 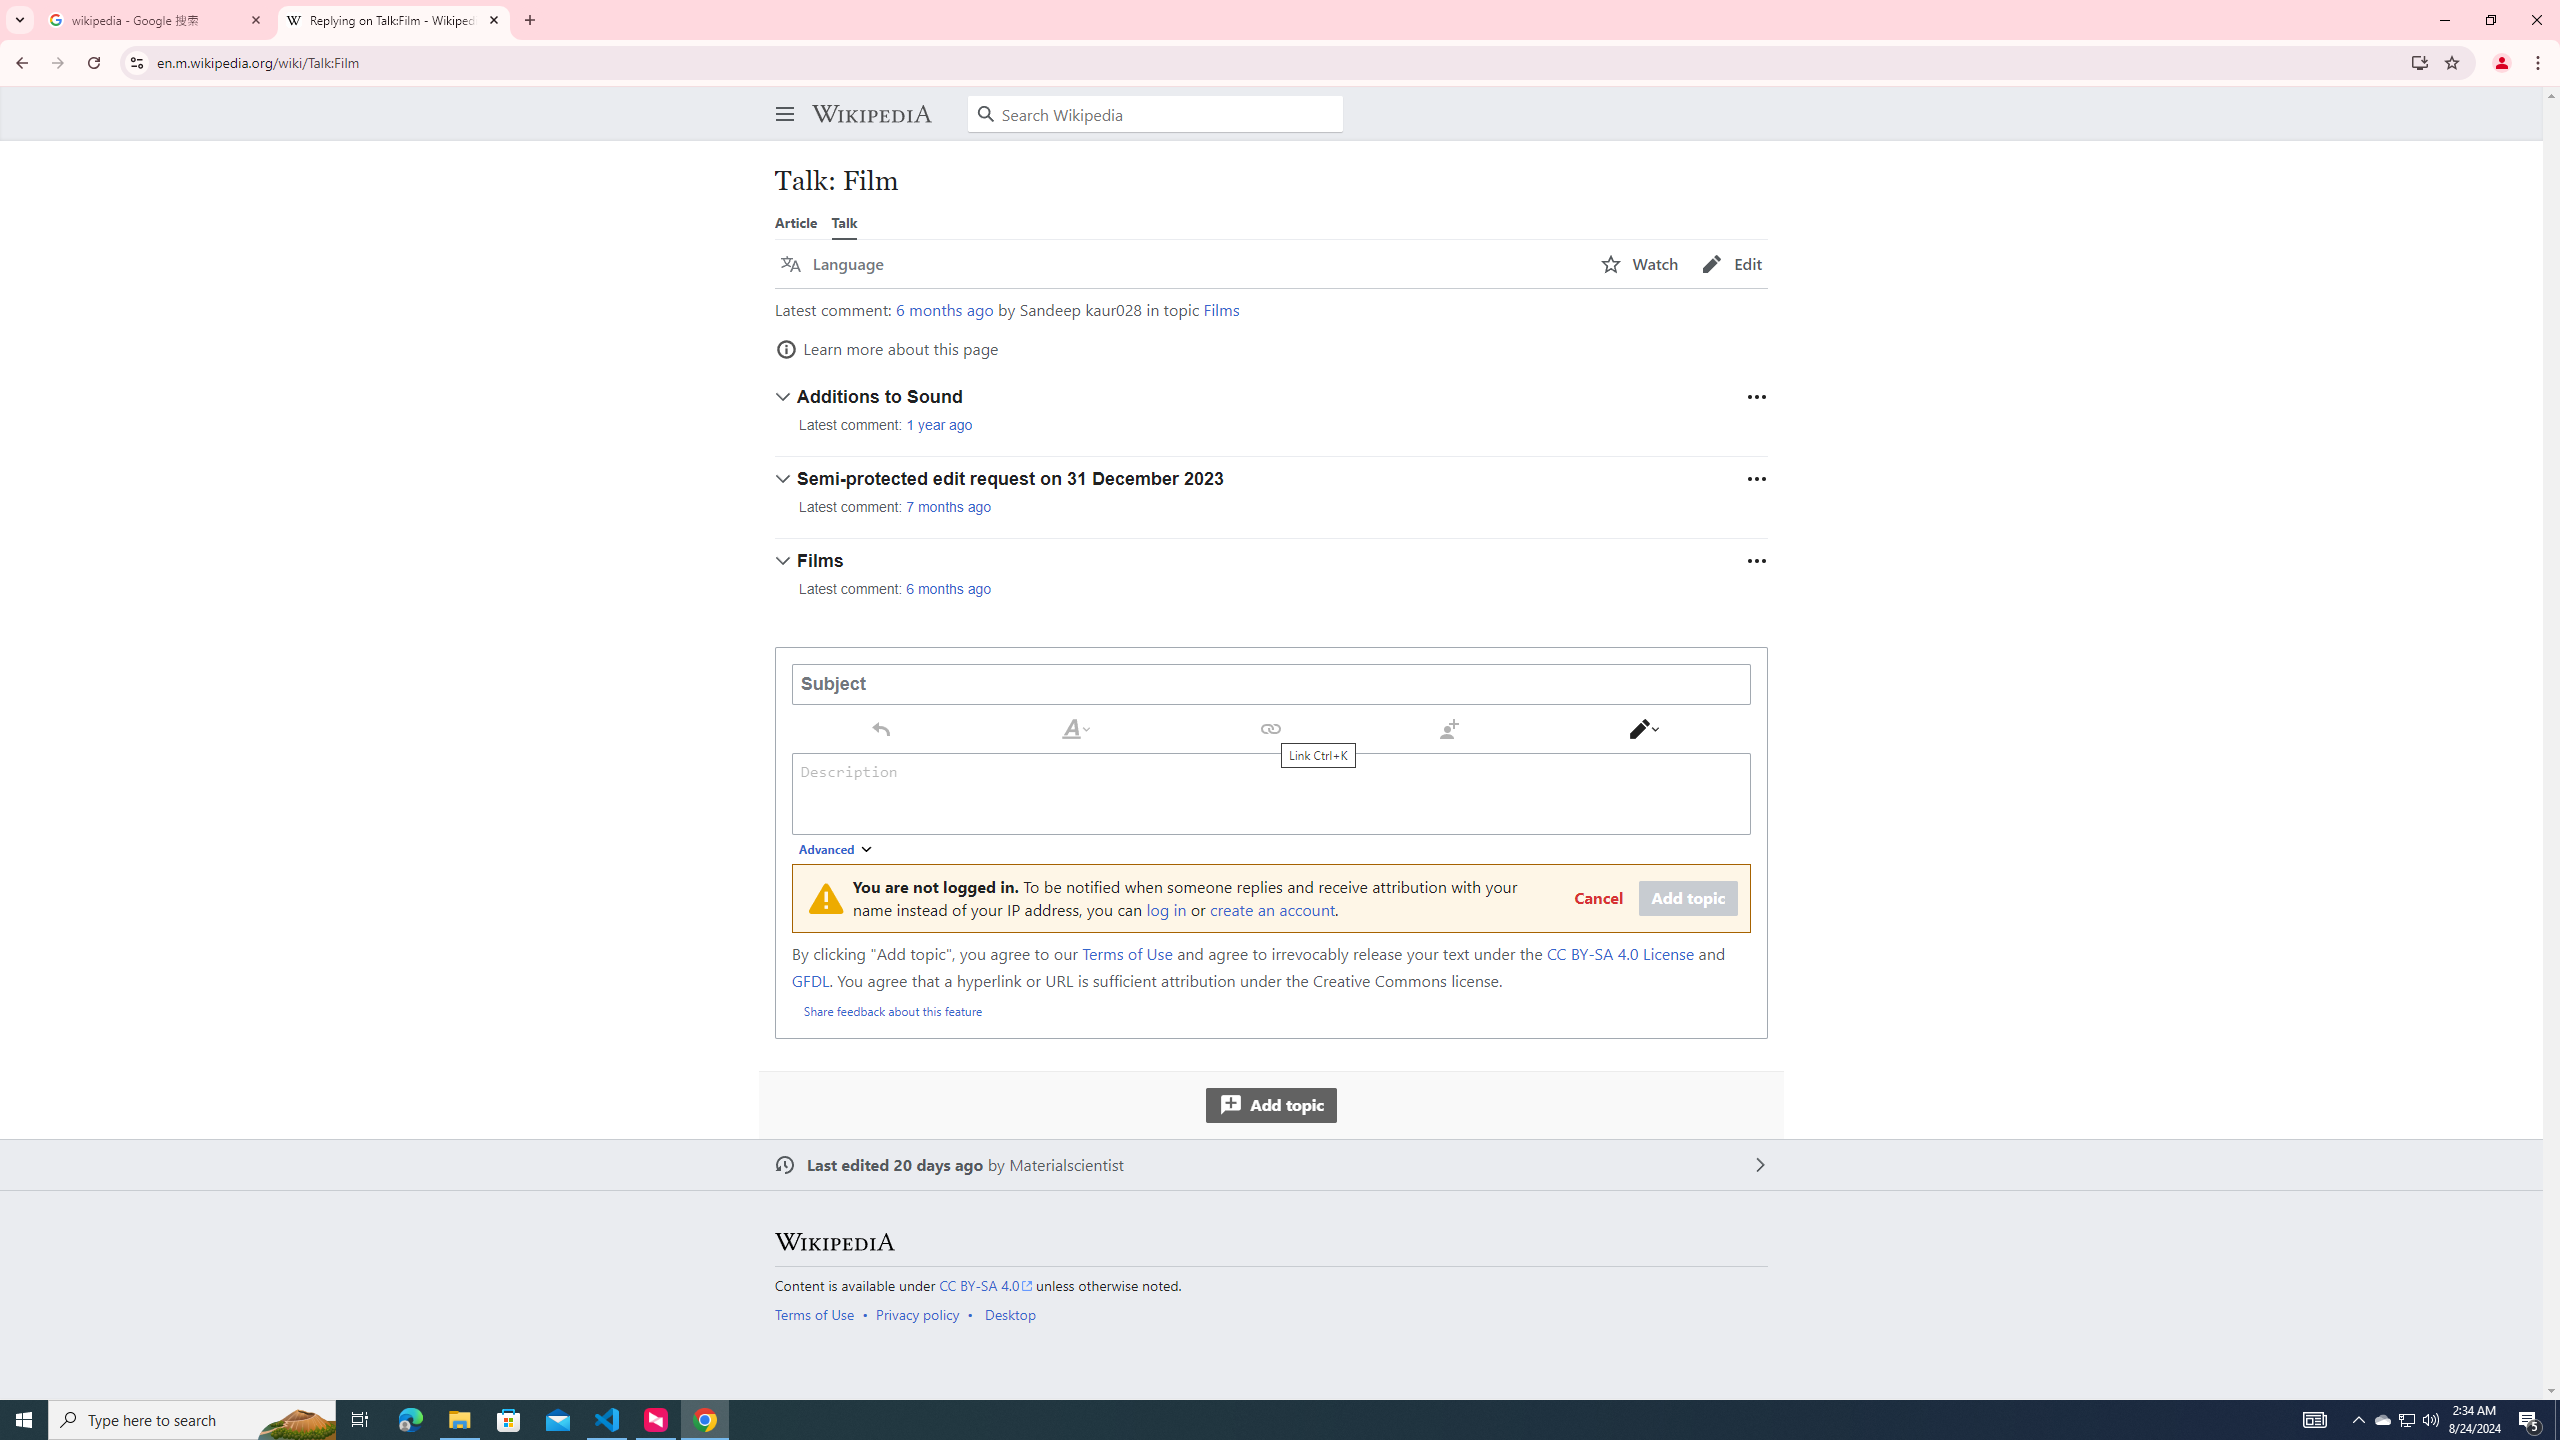 I want to click on 'Subject', so click(x=1271, y=683).